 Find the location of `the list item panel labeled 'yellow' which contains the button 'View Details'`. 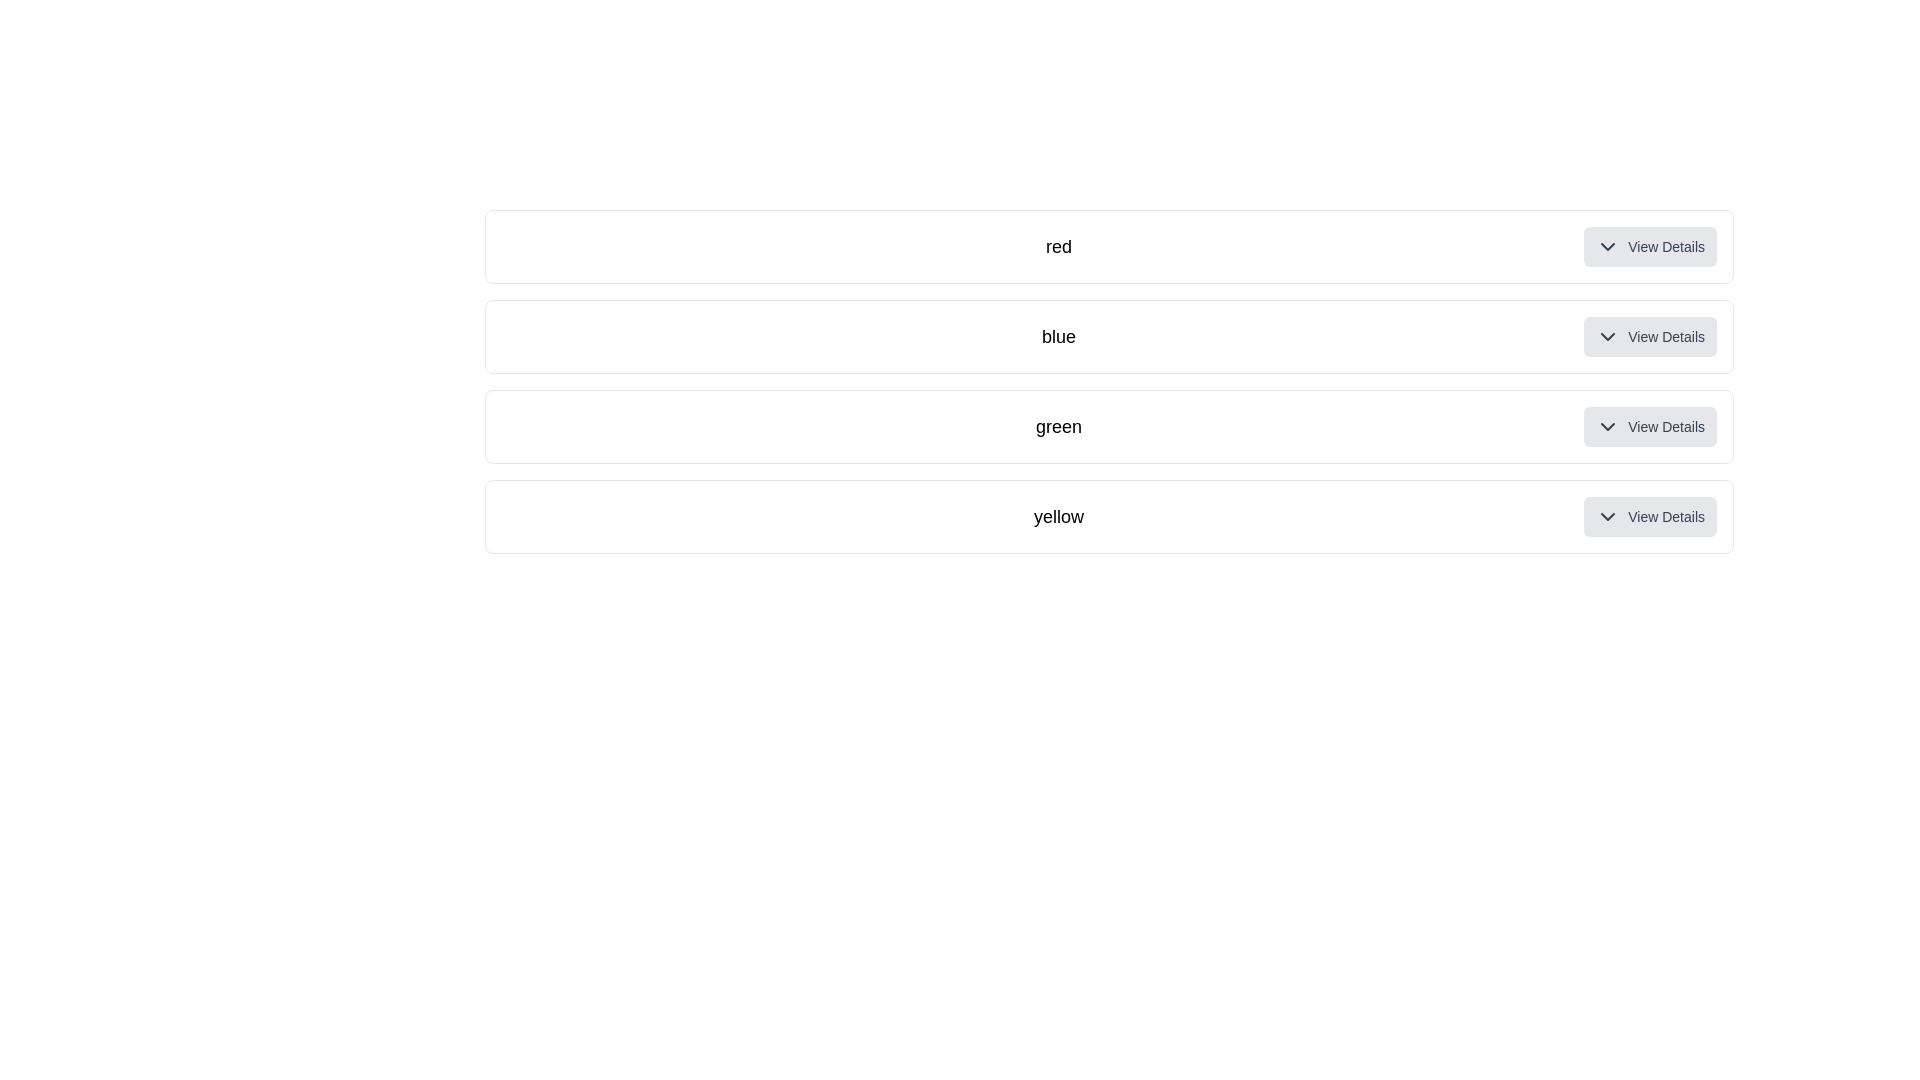

the list item panel labeled 'yellow' which contains the button 'View Details' is located at coordinates (1108, 515).